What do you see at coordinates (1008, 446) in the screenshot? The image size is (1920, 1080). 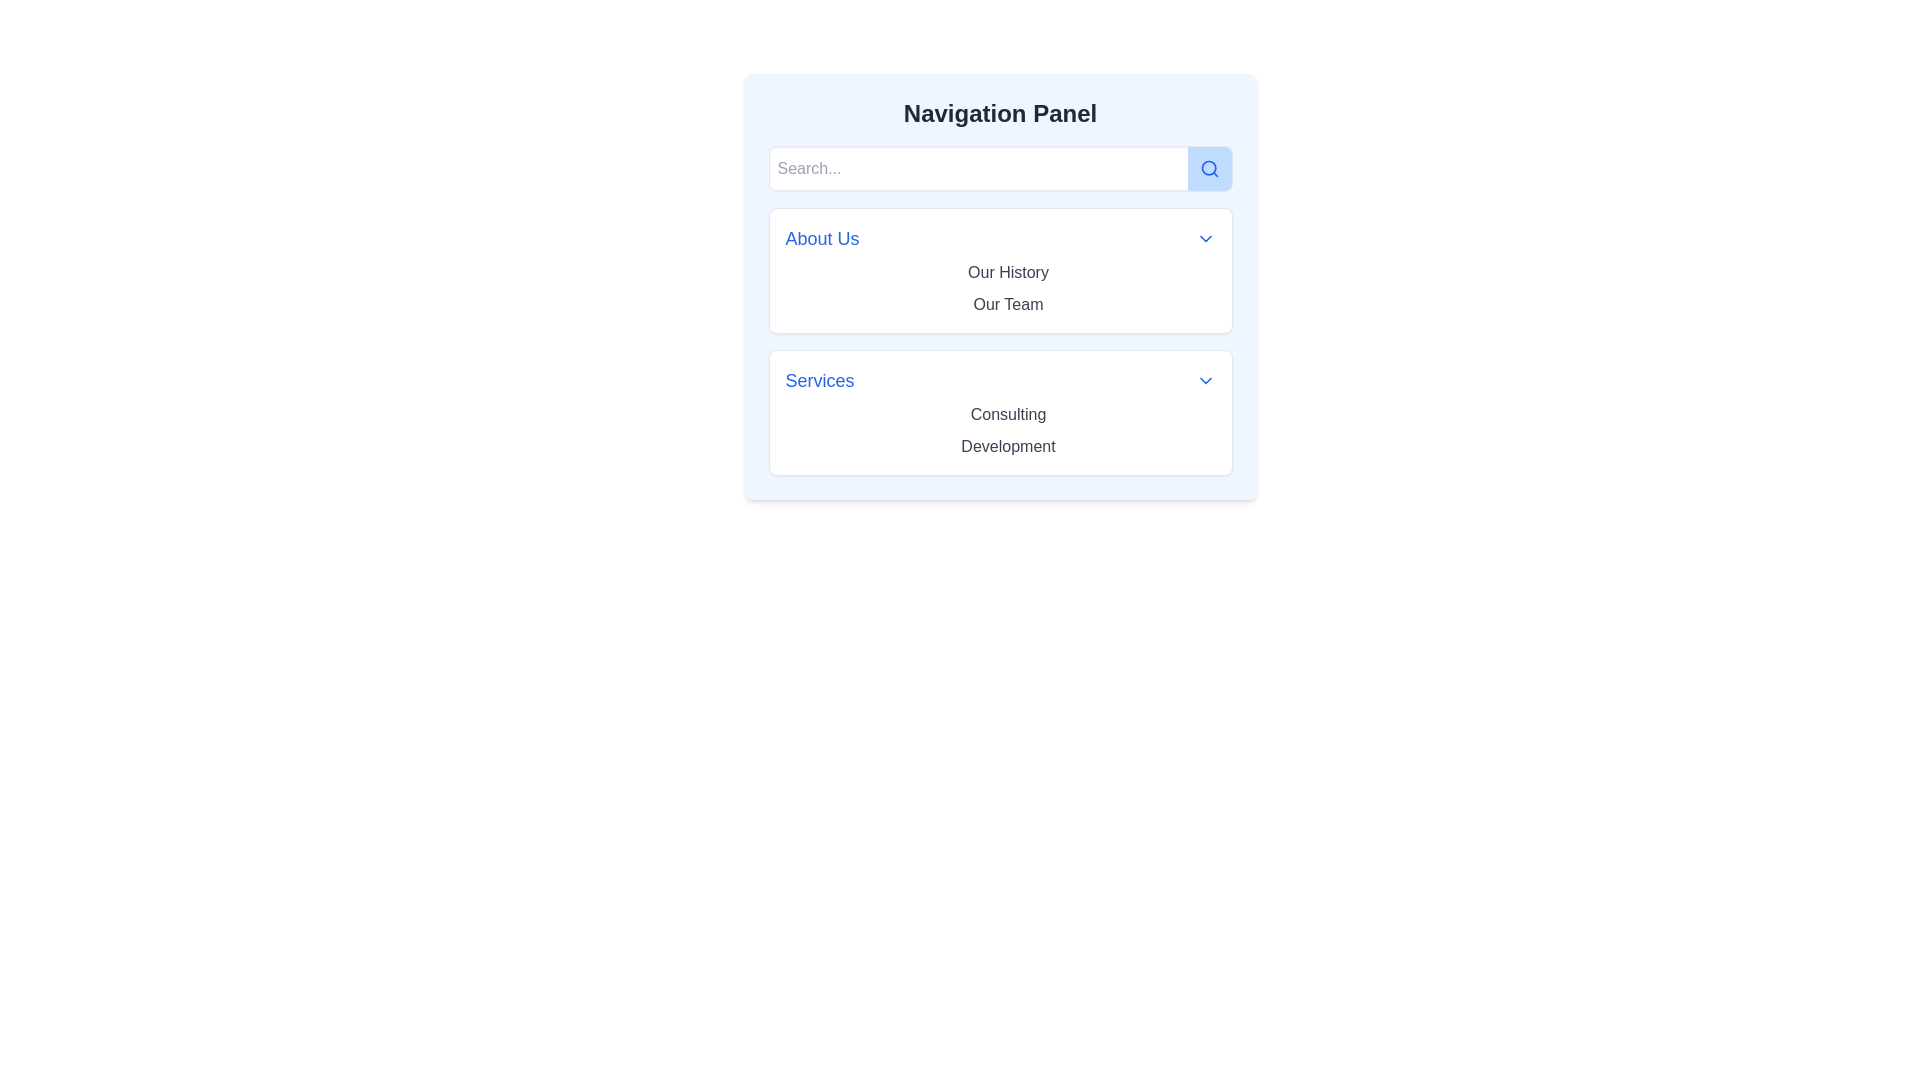 I see `the 'Development' hyperlink, which is the second item in the dropdown menu under the 'Services' section of the navigation panel` at bounding box center [1008, 446].